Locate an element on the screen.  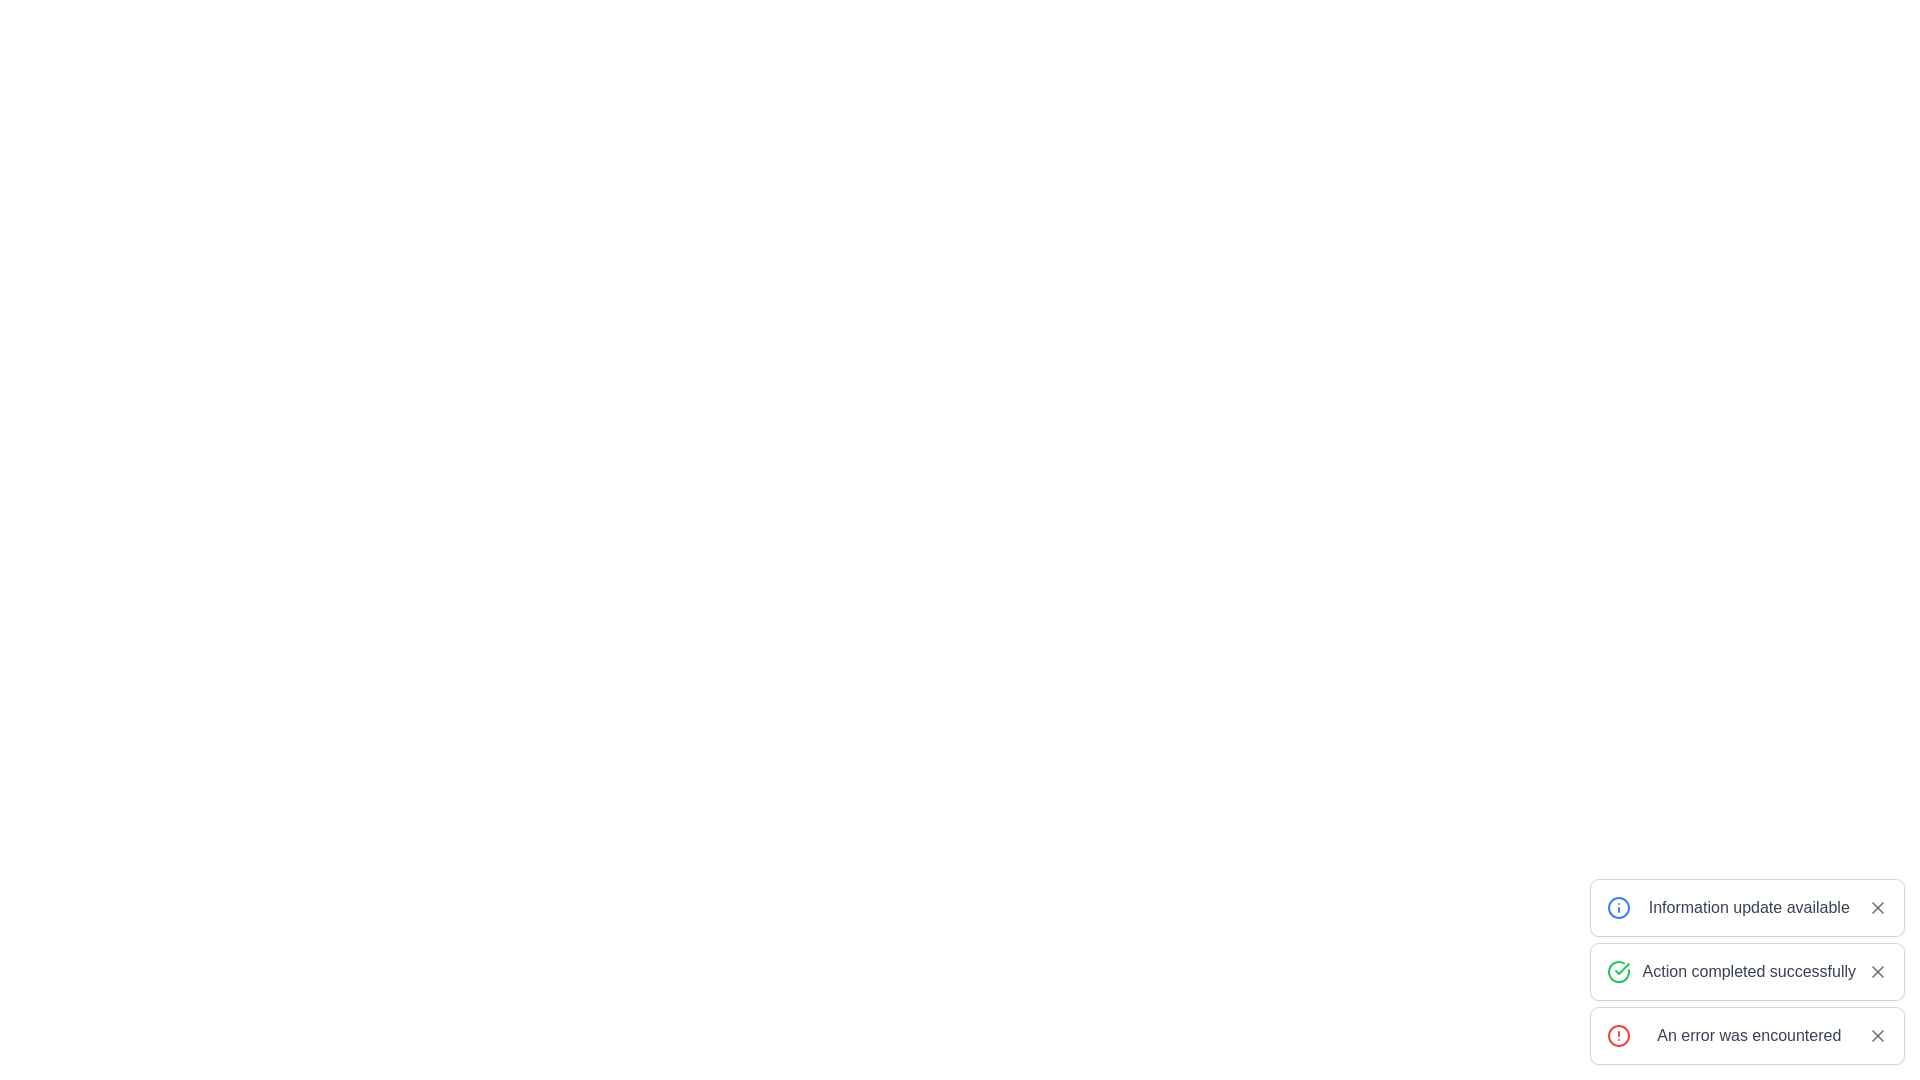
the button located at the far right side of the notification pane labeled 'Information update available' is located at coordinates (1876, 907).